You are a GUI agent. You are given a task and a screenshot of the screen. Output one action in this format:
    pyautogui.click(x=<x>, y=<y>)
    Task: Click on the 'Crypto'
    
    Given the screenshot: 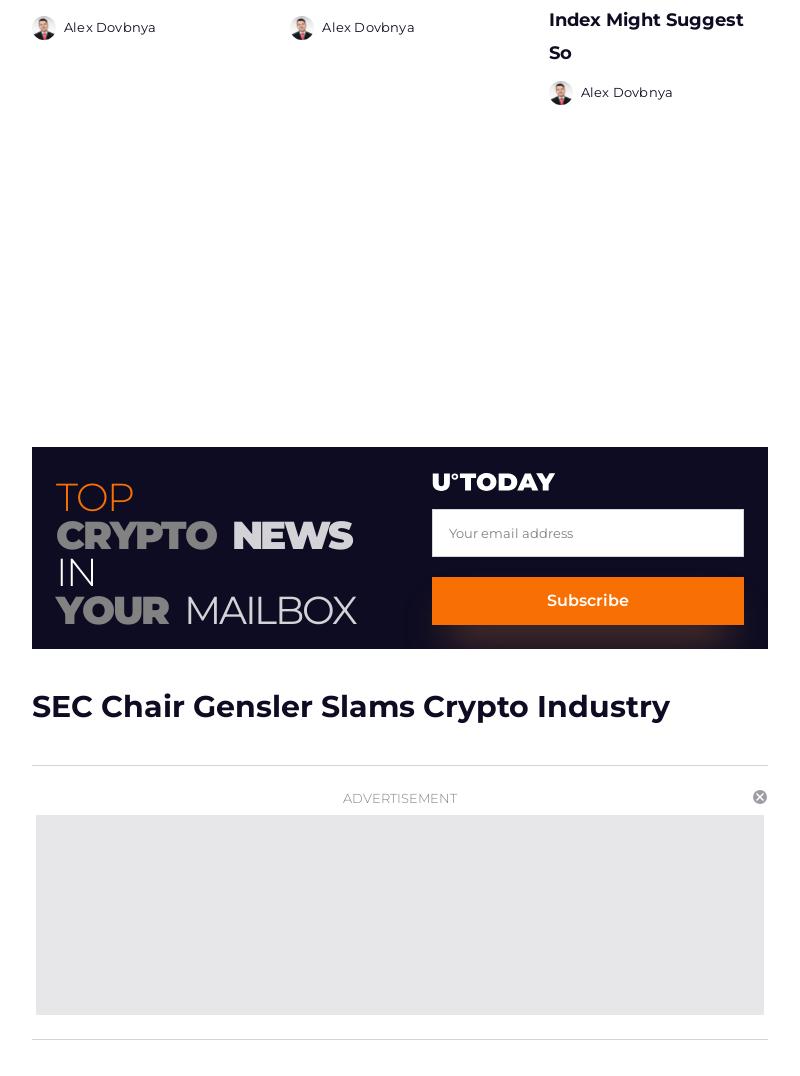 What is the action you would take?
    pyautogui.click(x=135, y=527)
    